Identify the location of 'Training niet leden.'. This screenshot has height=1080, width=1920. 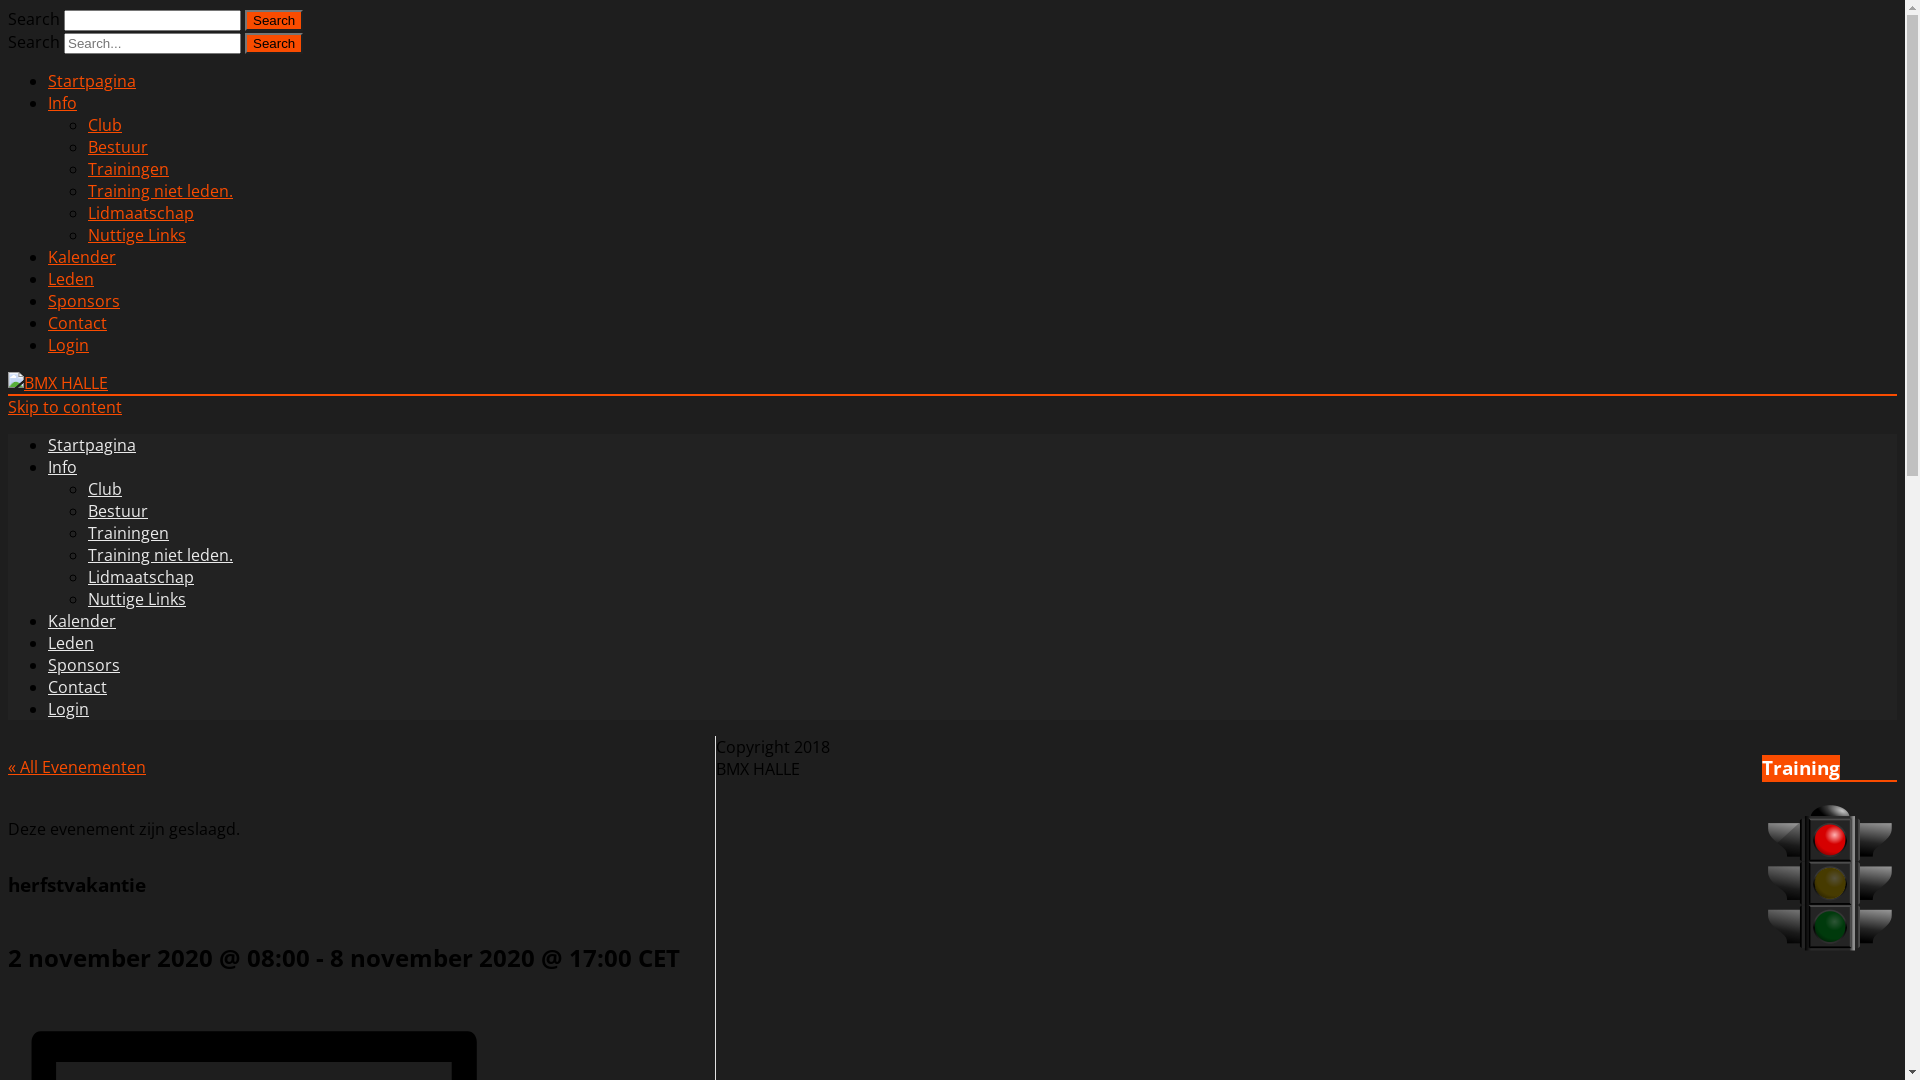
(86, 555).